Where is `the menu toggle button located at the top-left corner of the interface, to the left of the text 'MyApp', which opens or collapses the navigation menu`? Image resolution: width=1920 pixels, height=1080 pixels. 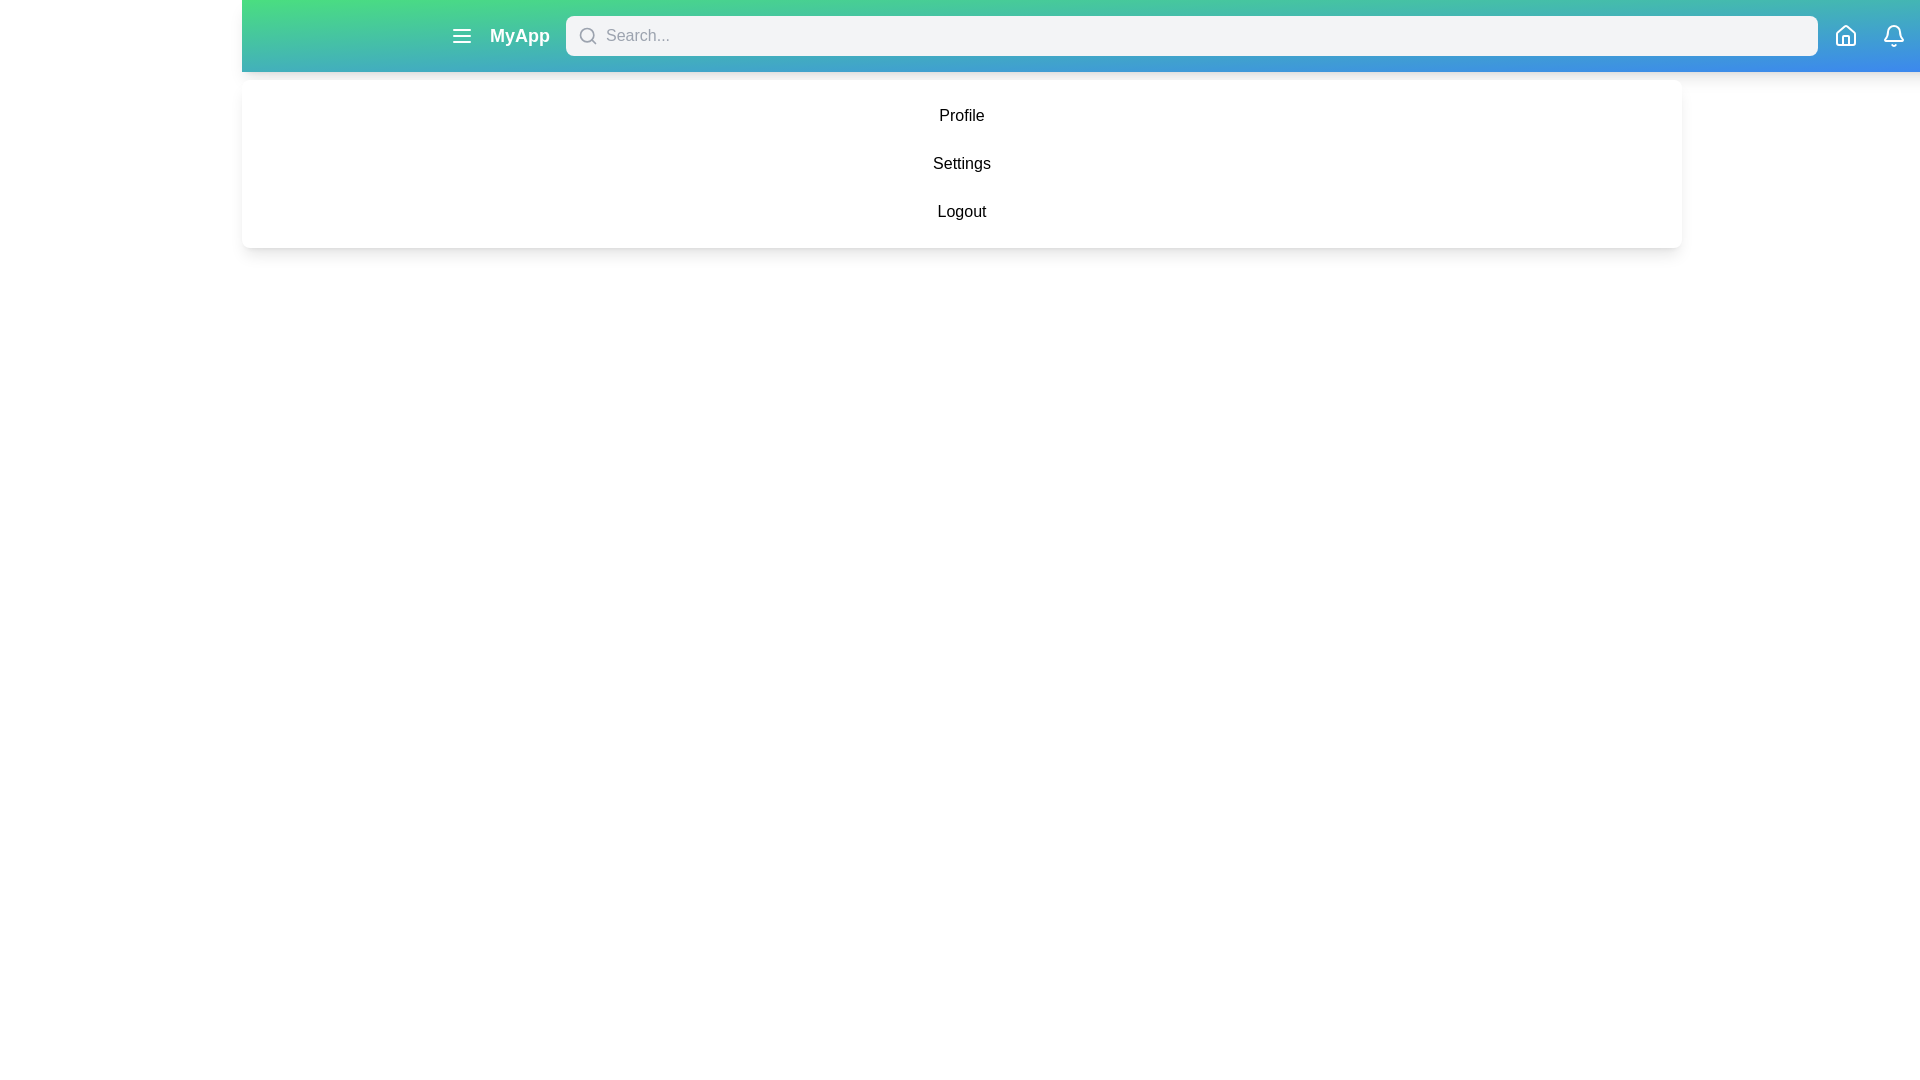 the menu toggle button located at the top-left corner of the interface, to the left of the text 'MyApp', which opens or collapses the navigation menu is located at coordinates (460, 35).